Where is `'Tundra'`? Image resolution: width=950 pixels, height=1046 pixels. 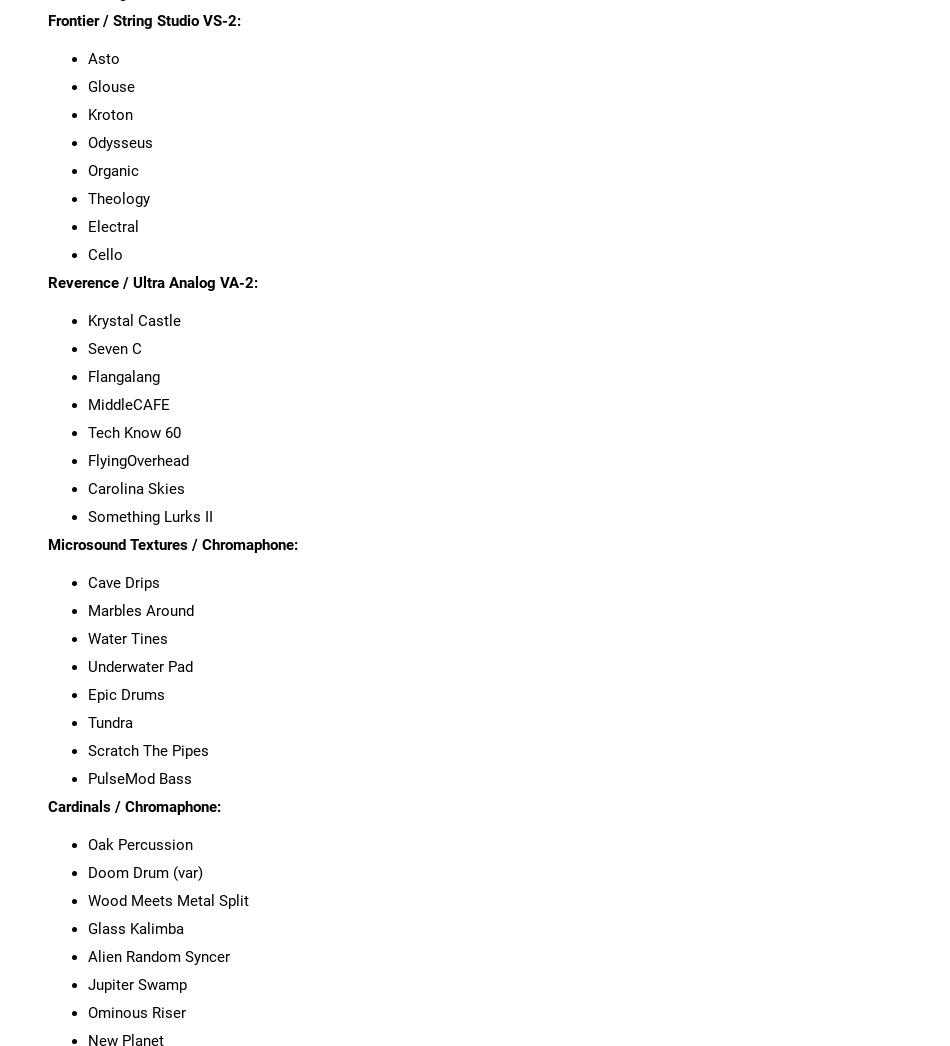
'Tundra' is located at coordinates (109, 721).